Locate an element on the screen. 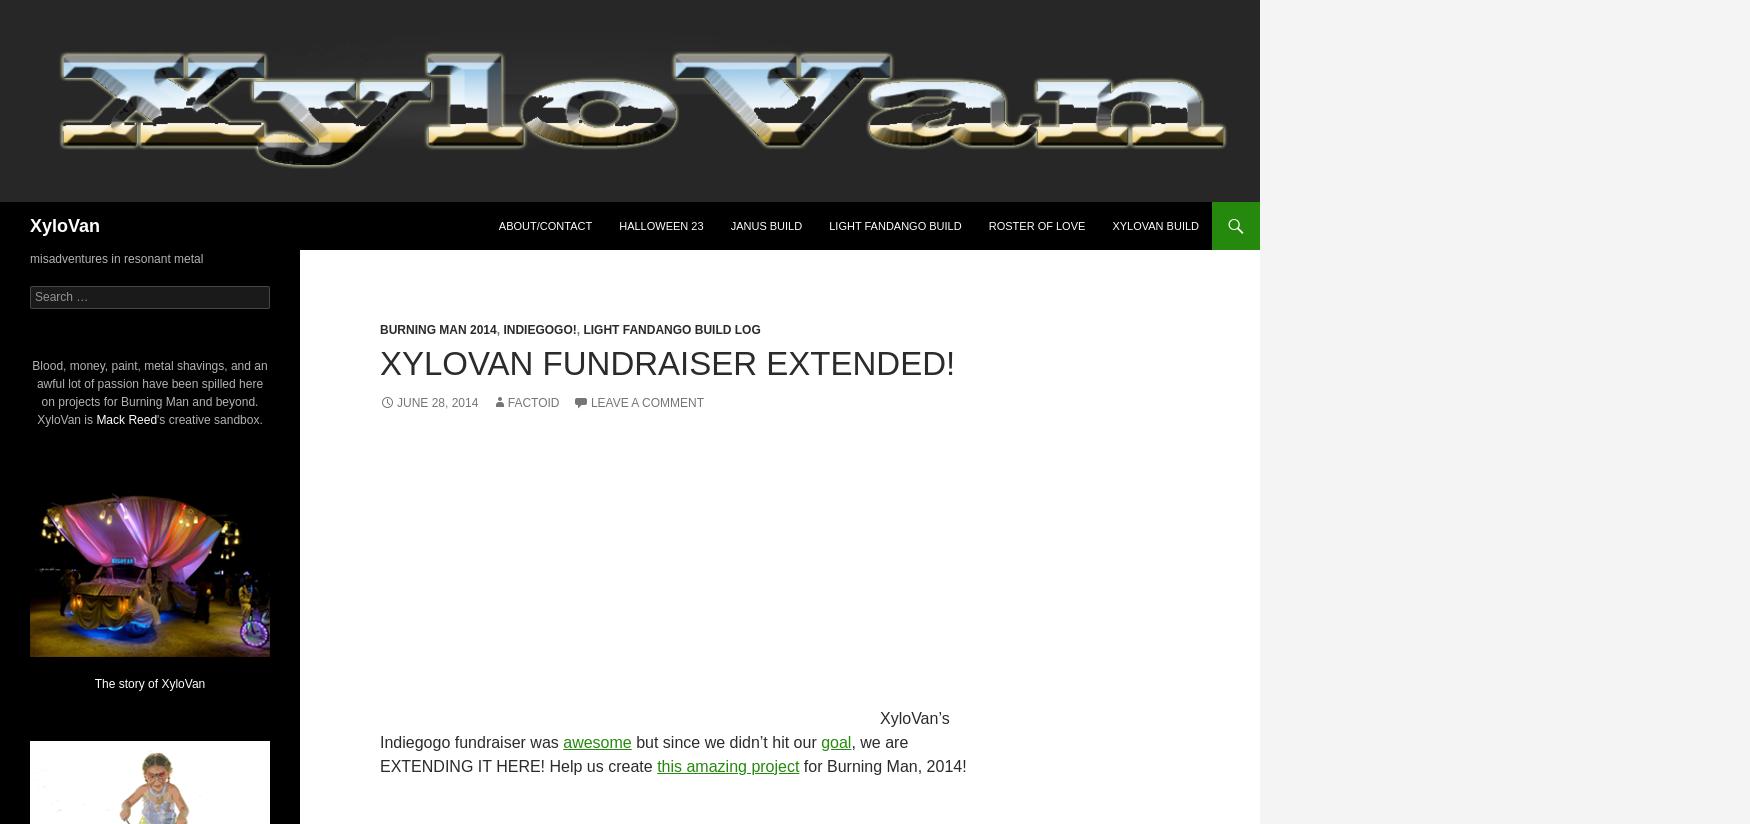 This screenshot has width=1750, height=824. 'this amazing project' is located at coordinates (728, 765).